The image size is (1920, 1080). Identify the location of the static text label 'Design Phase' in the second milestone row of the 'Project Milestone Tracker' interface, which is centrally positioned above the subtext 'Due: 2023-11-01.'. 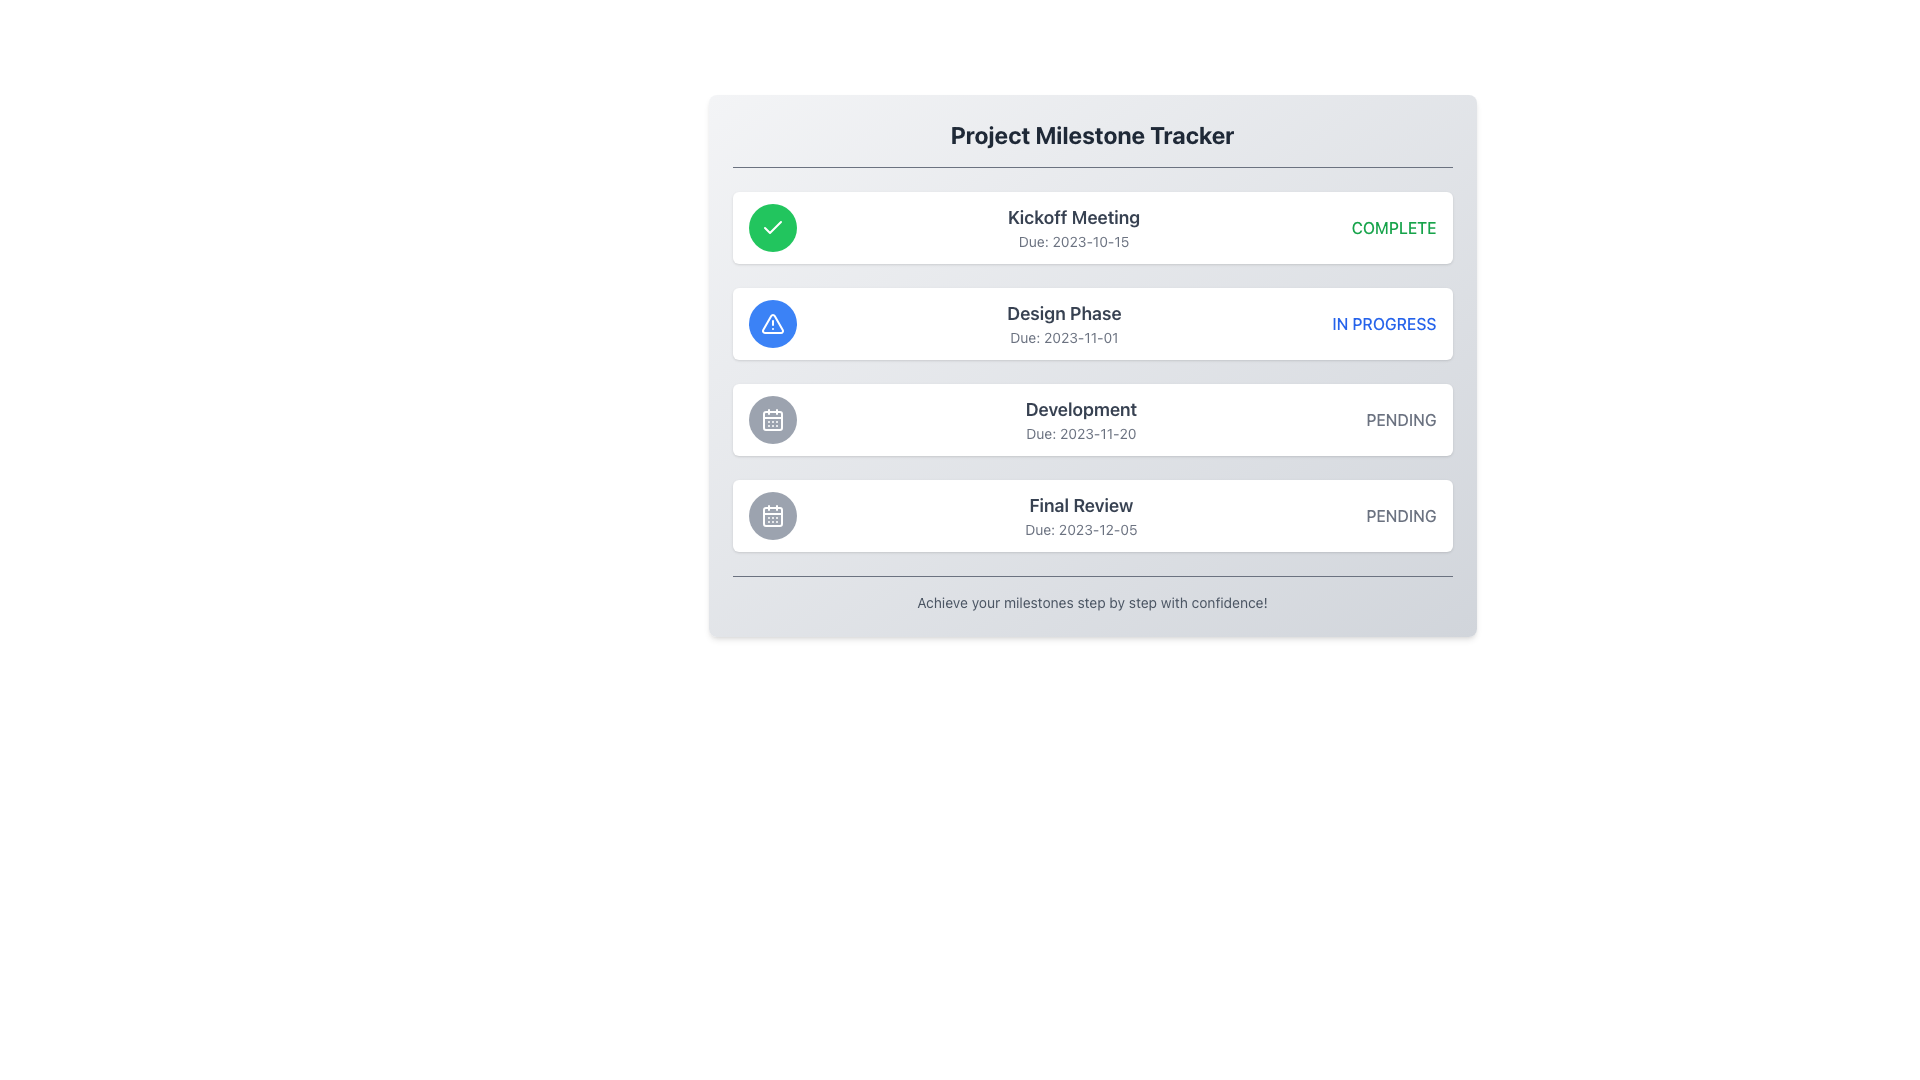
(1063, 313).